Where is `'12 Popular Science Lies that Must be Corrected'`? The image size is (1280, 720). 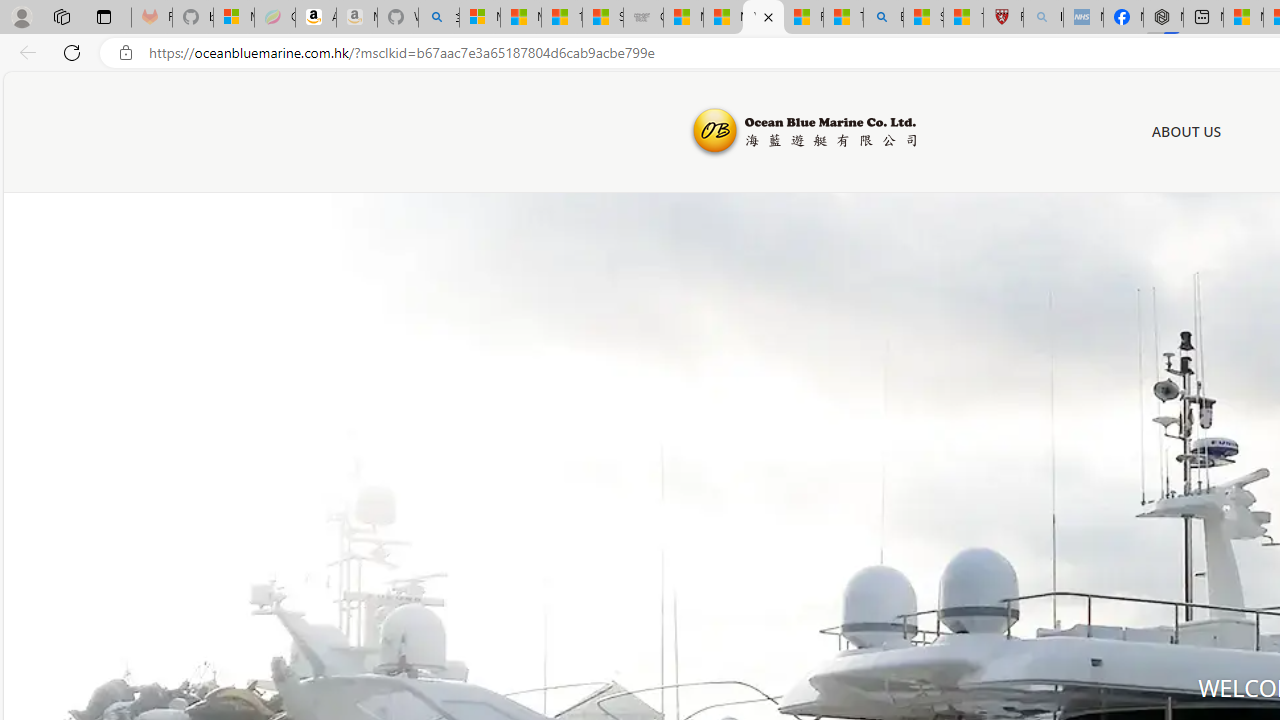 '12 Popular Science Lies that Must be Corrected' is located at coordinates (963, 17).